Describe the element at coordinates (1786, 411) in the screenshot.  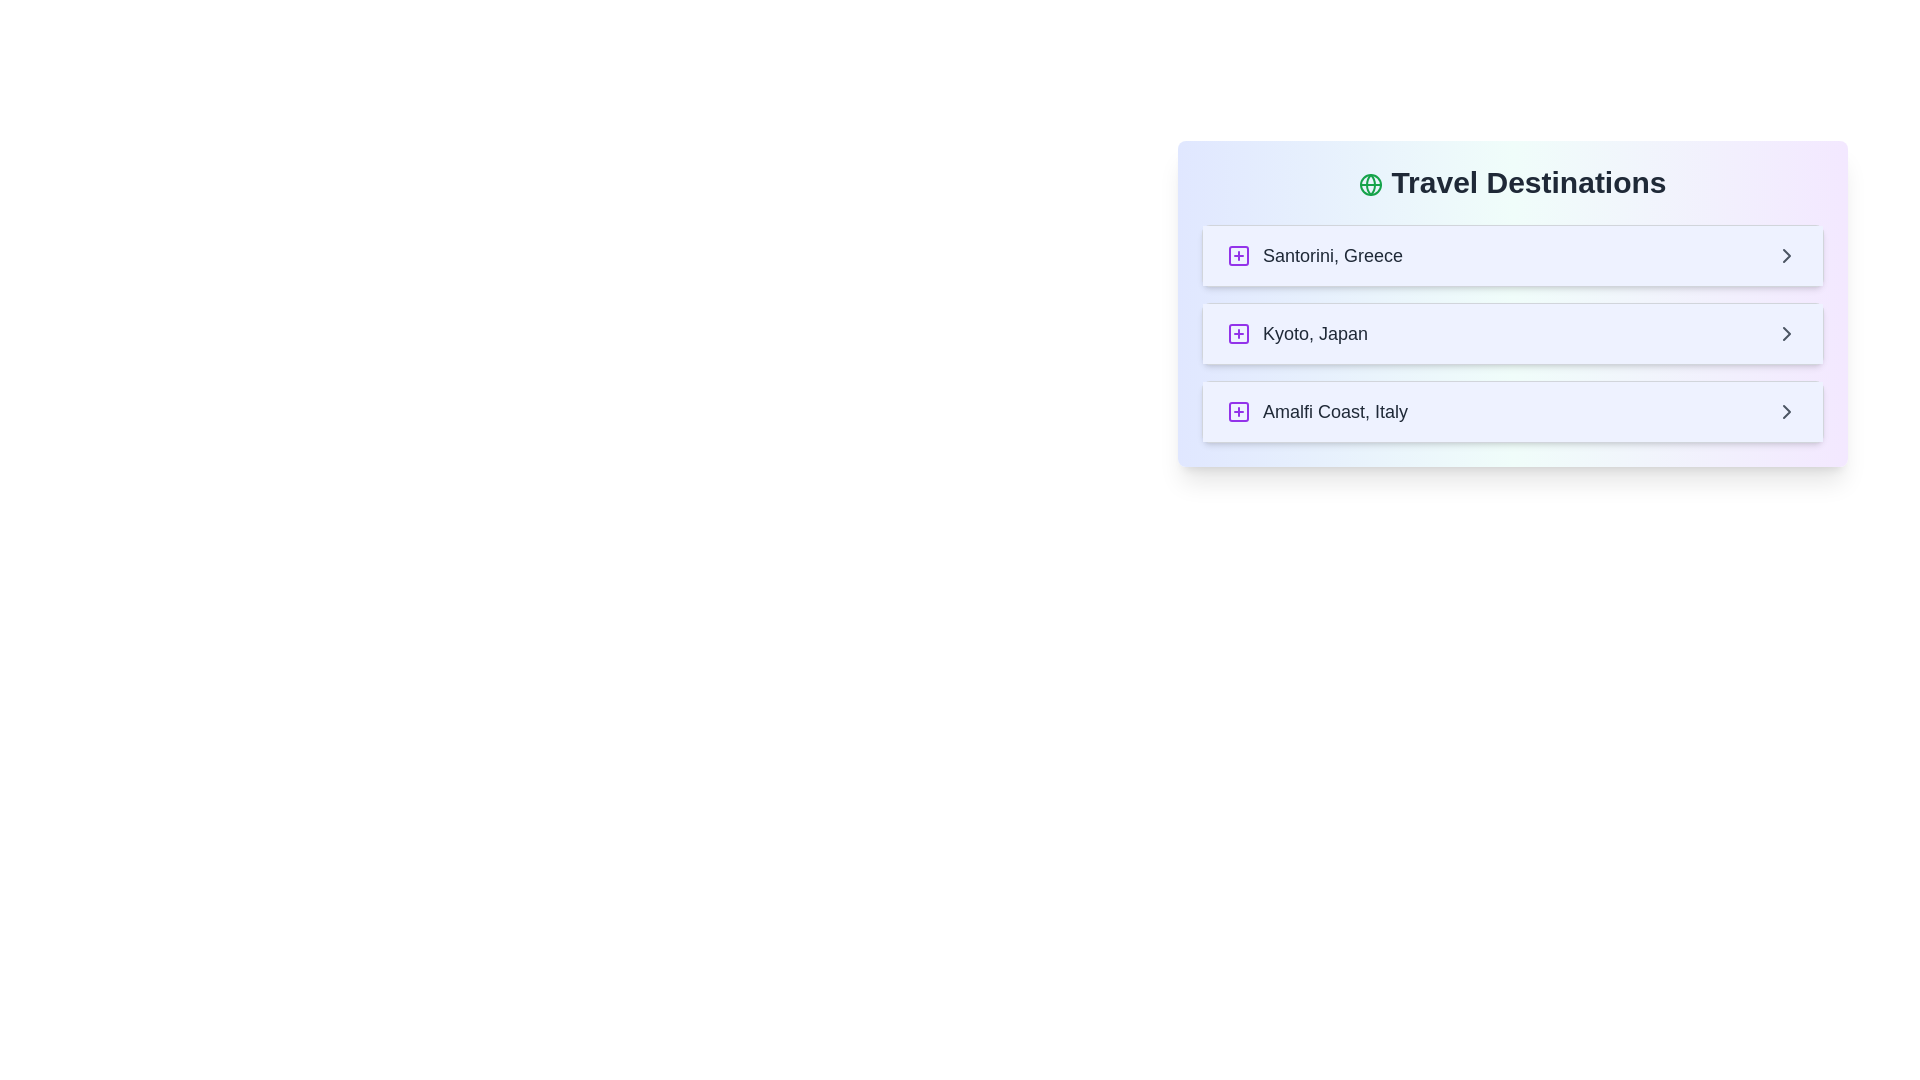
I see `the Chevron Icon for Navigation located on the right side of the clickable list item for 'Amalfi Coast, Italy'` at that location.